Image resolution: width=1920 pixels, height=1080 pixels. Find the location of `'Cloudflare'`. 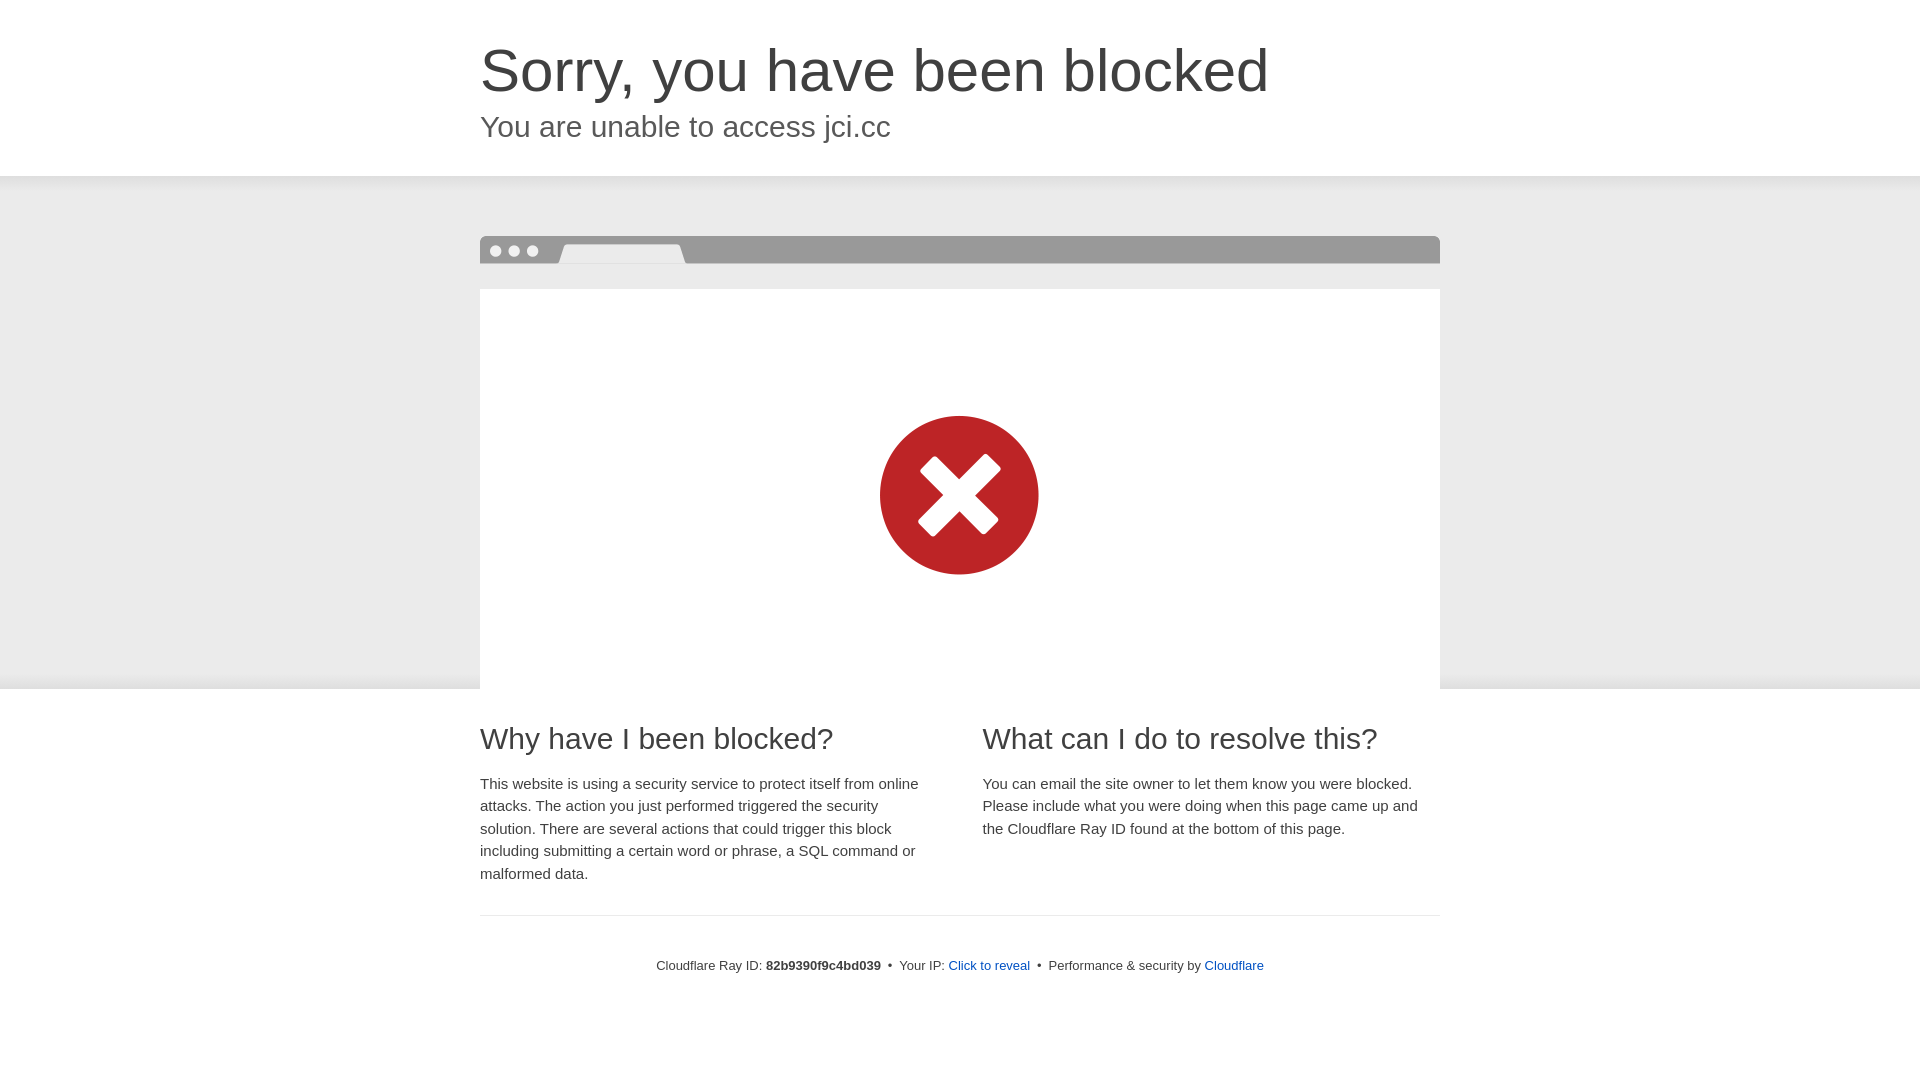

'Cloudflare' is located at coordinates (1233, 964).